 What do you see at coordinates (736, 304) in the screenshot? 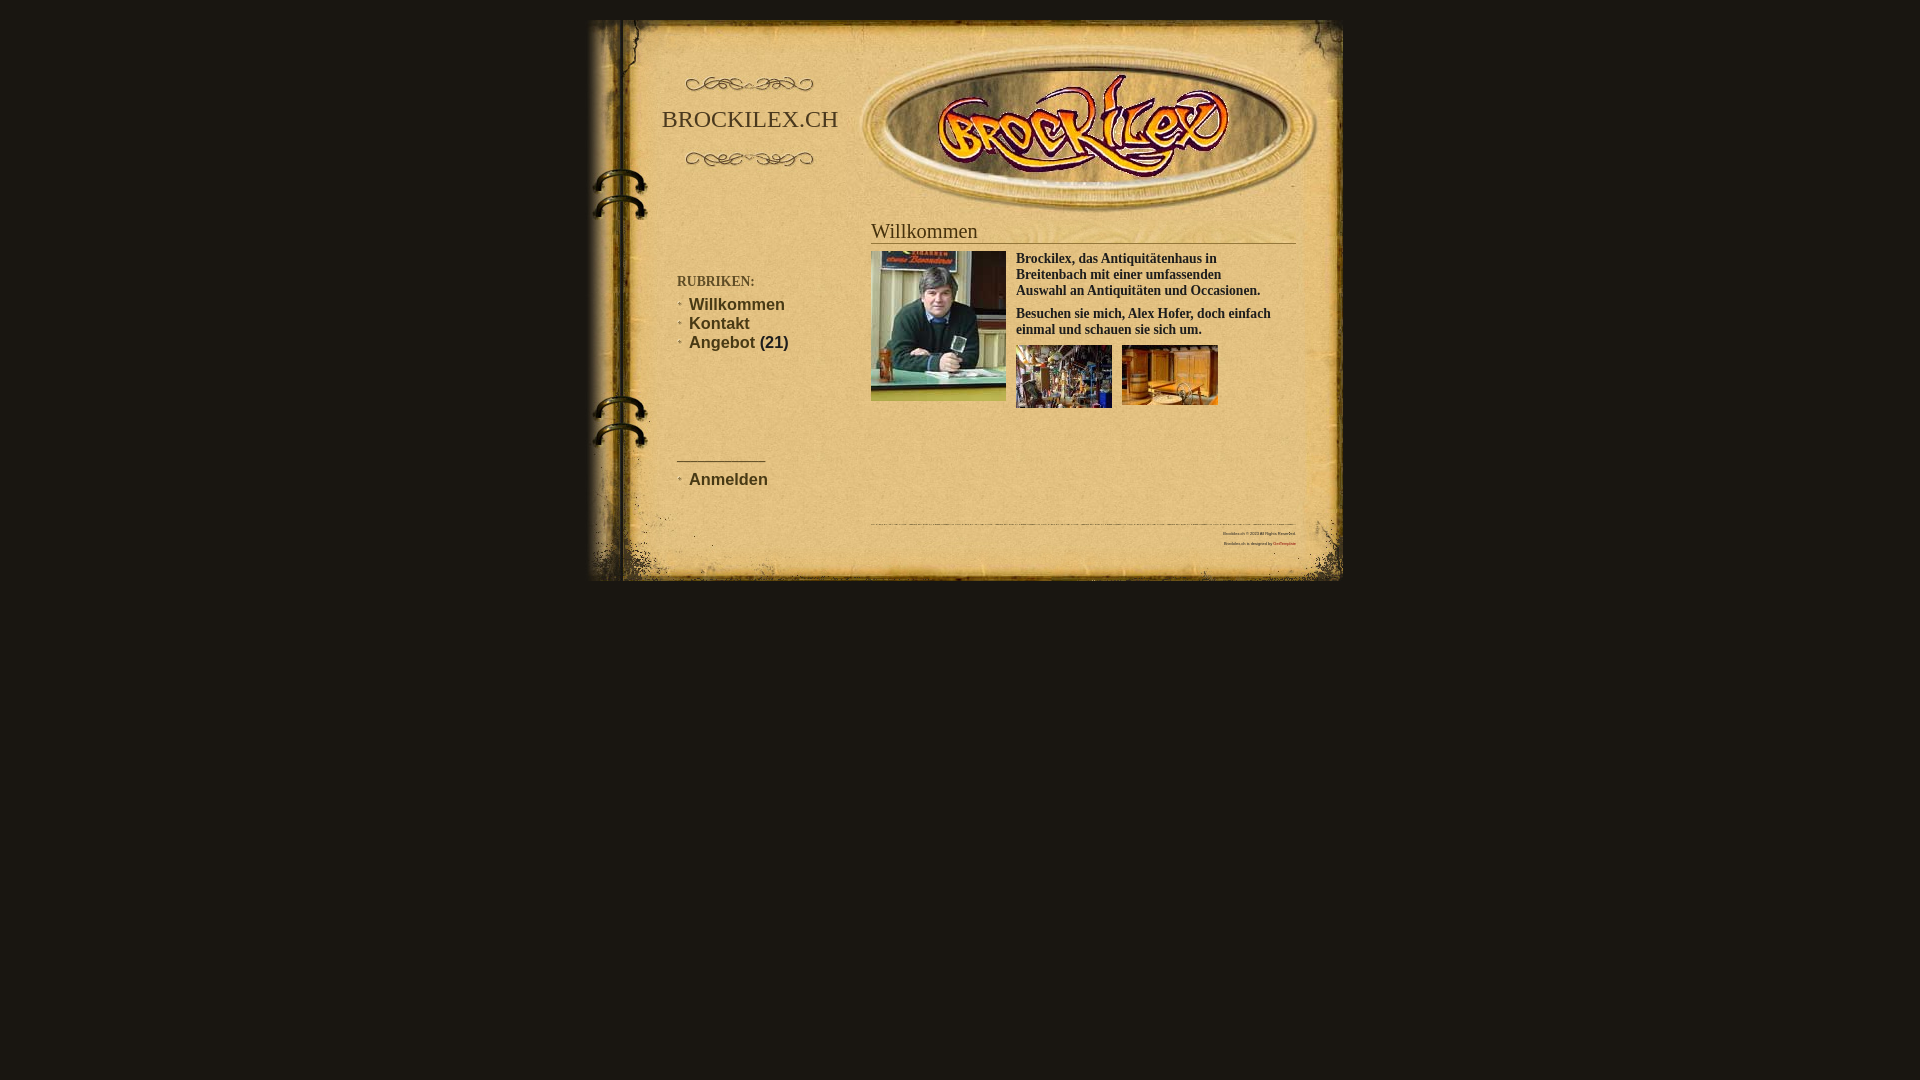
I see `'Willkommen'` at bounding box center [736, 304].